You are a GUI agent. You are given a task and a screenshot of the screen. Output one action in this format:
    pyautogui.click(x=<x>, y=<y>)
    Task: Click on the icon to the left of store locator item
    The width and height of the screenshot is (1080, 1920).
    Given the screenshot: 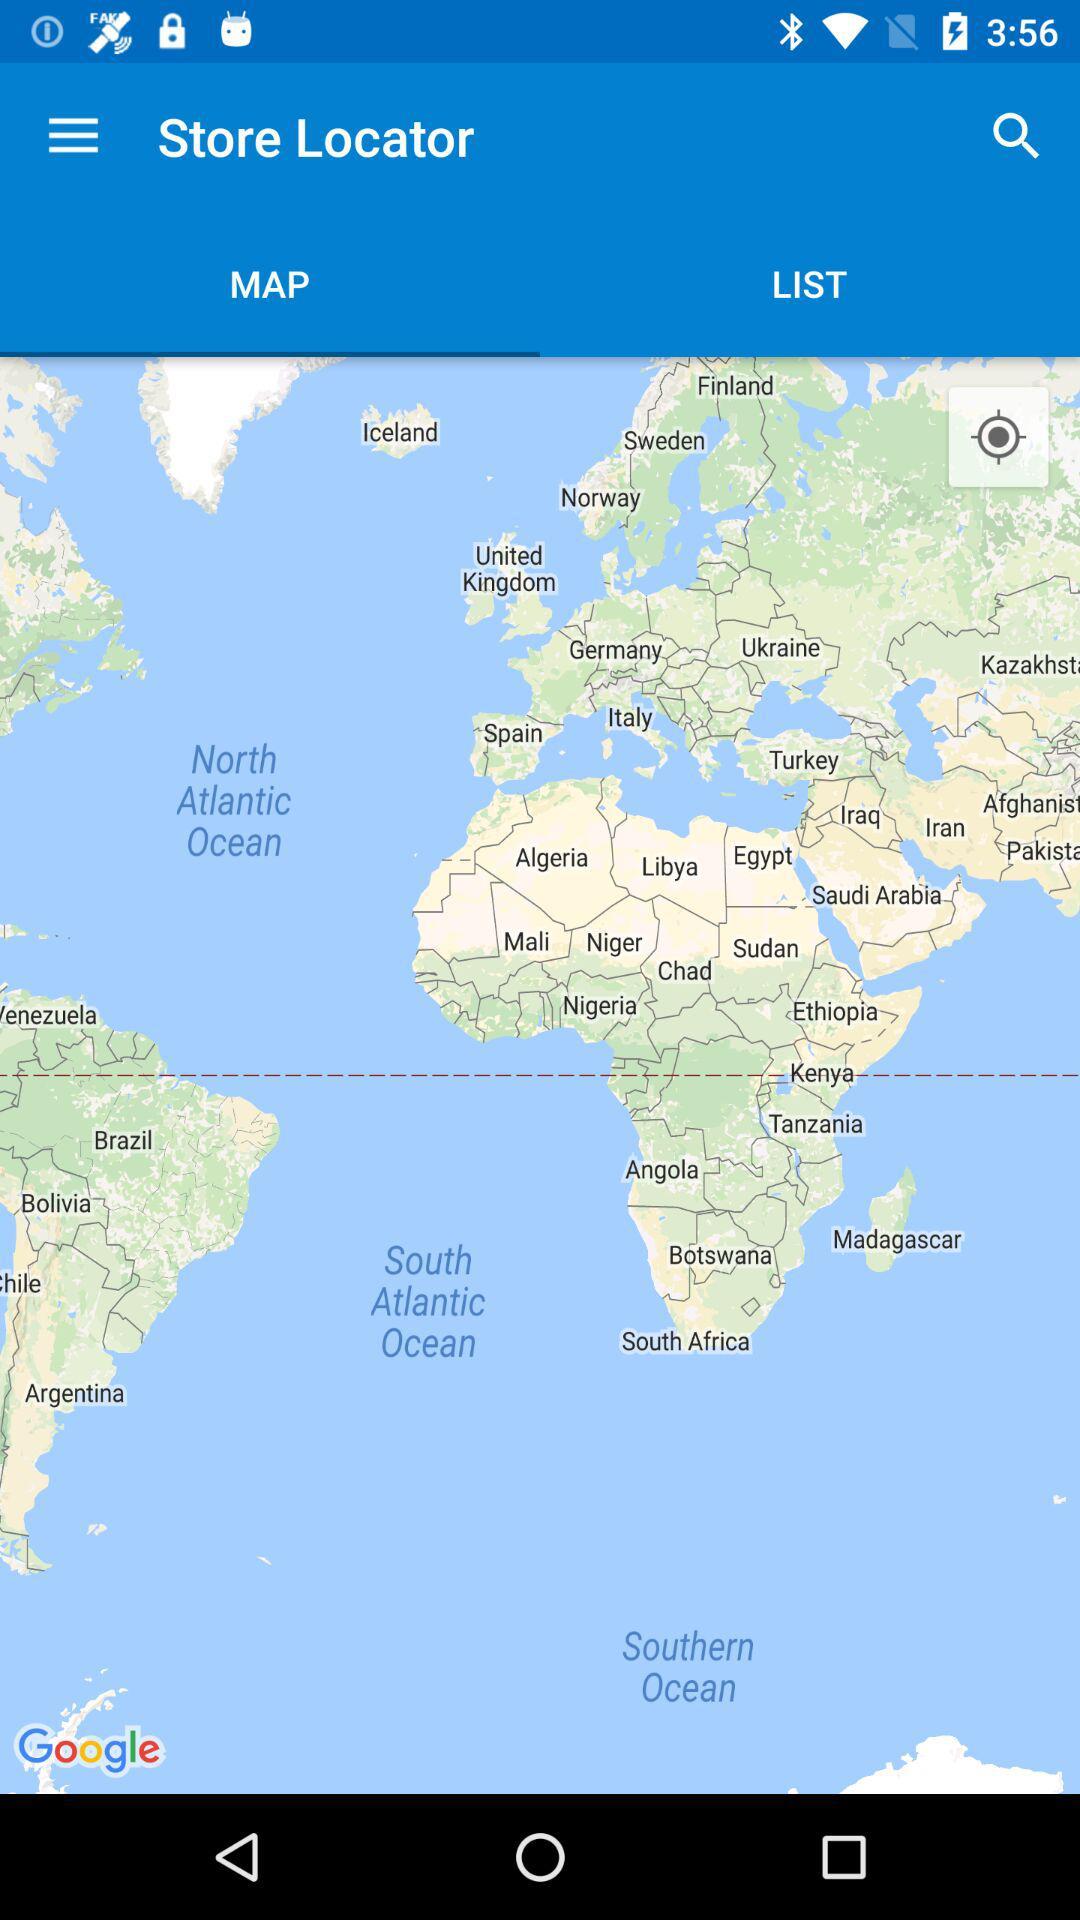 What is the action you would take?
    pyautogui.click(x=72, y=135)
    